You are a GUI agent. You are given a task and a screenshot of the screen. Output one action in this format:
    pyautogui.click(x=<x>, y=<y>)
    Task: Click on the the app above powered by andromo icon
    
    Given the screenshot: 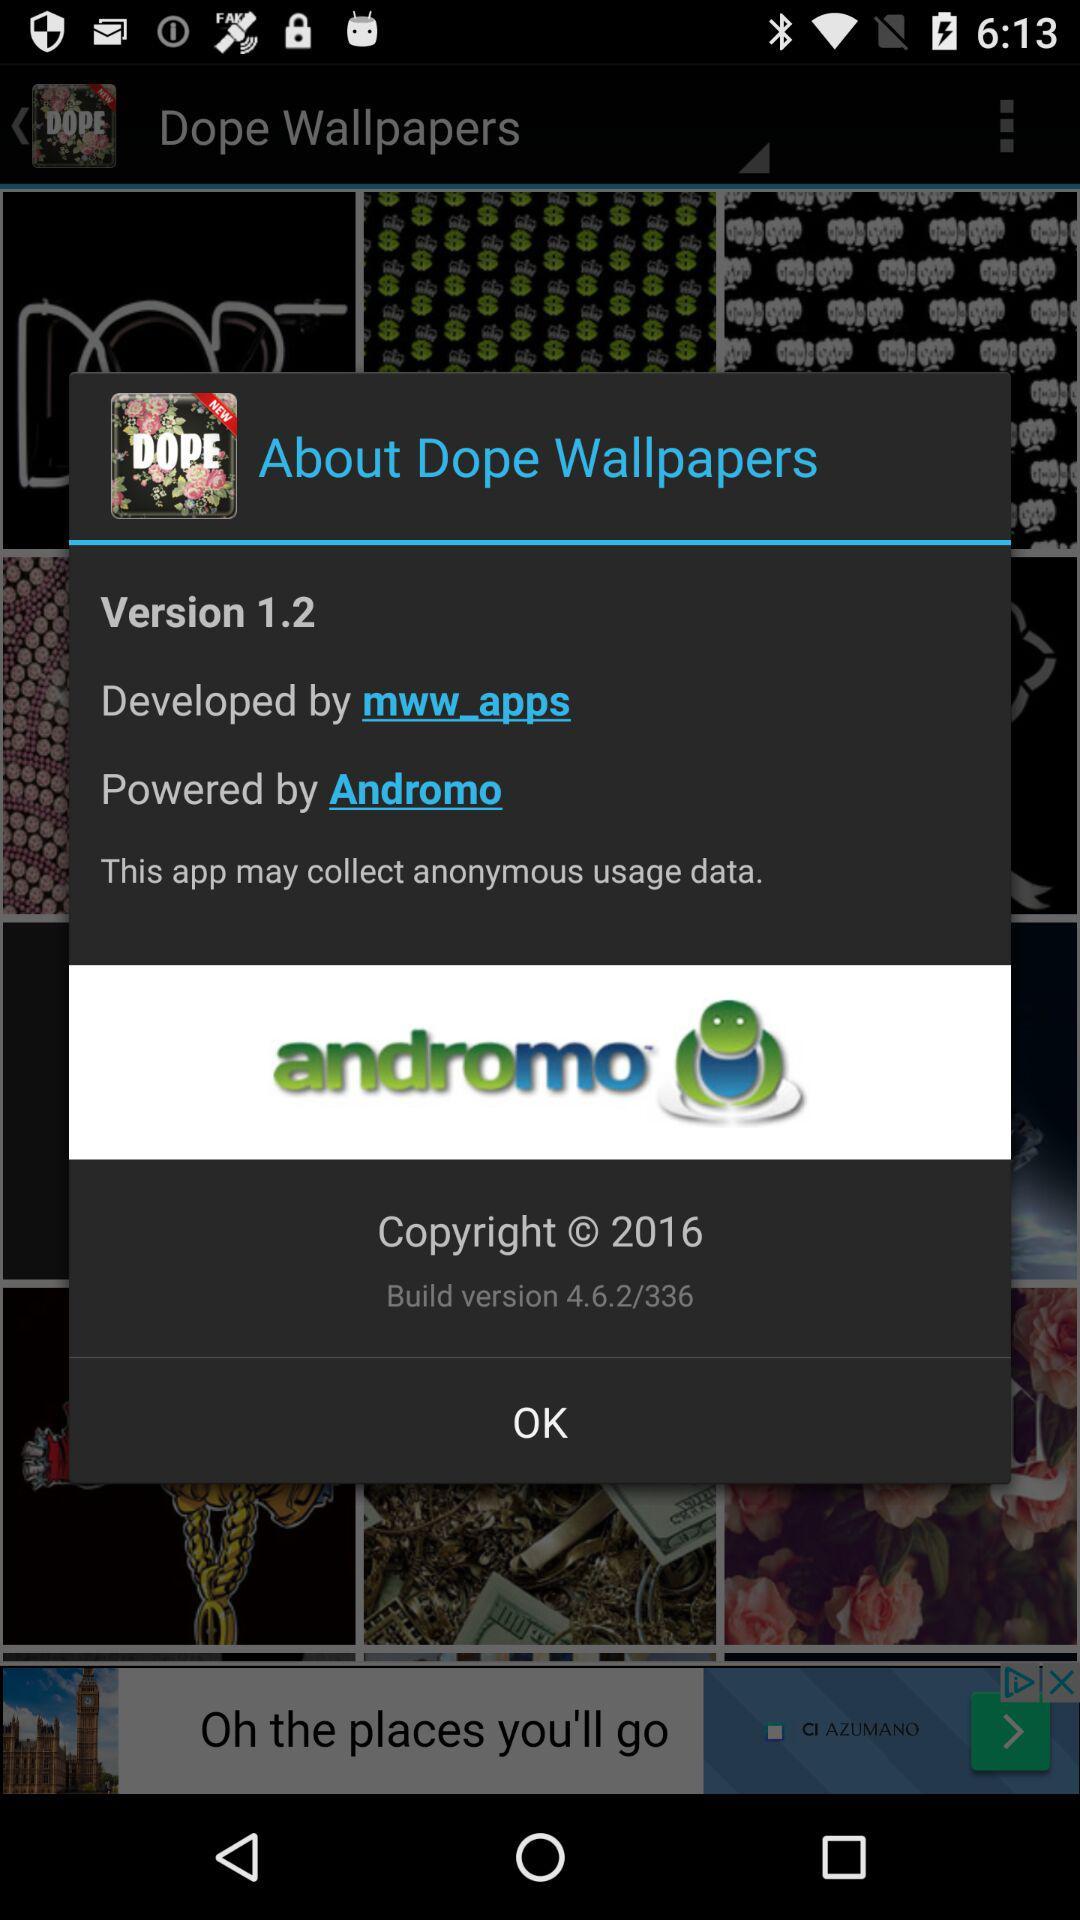 What is the action you would take?
    pyautogui.click(x=540, y=714)
    